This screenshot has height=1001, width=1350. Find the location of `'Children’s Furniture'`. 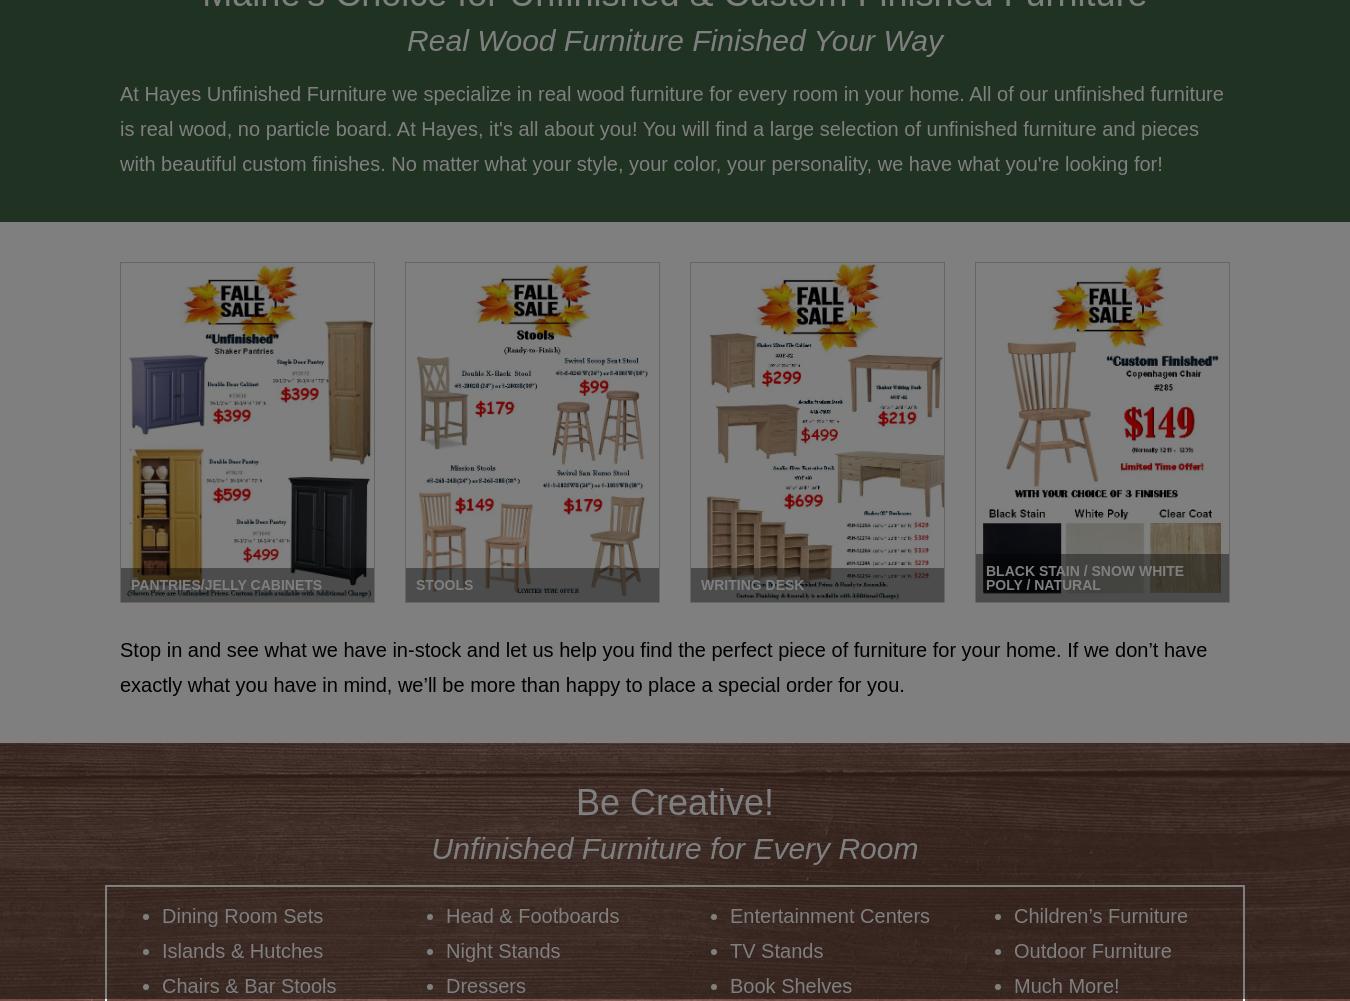

'Children’s Furniture' is located at coordinates (1101, 916).